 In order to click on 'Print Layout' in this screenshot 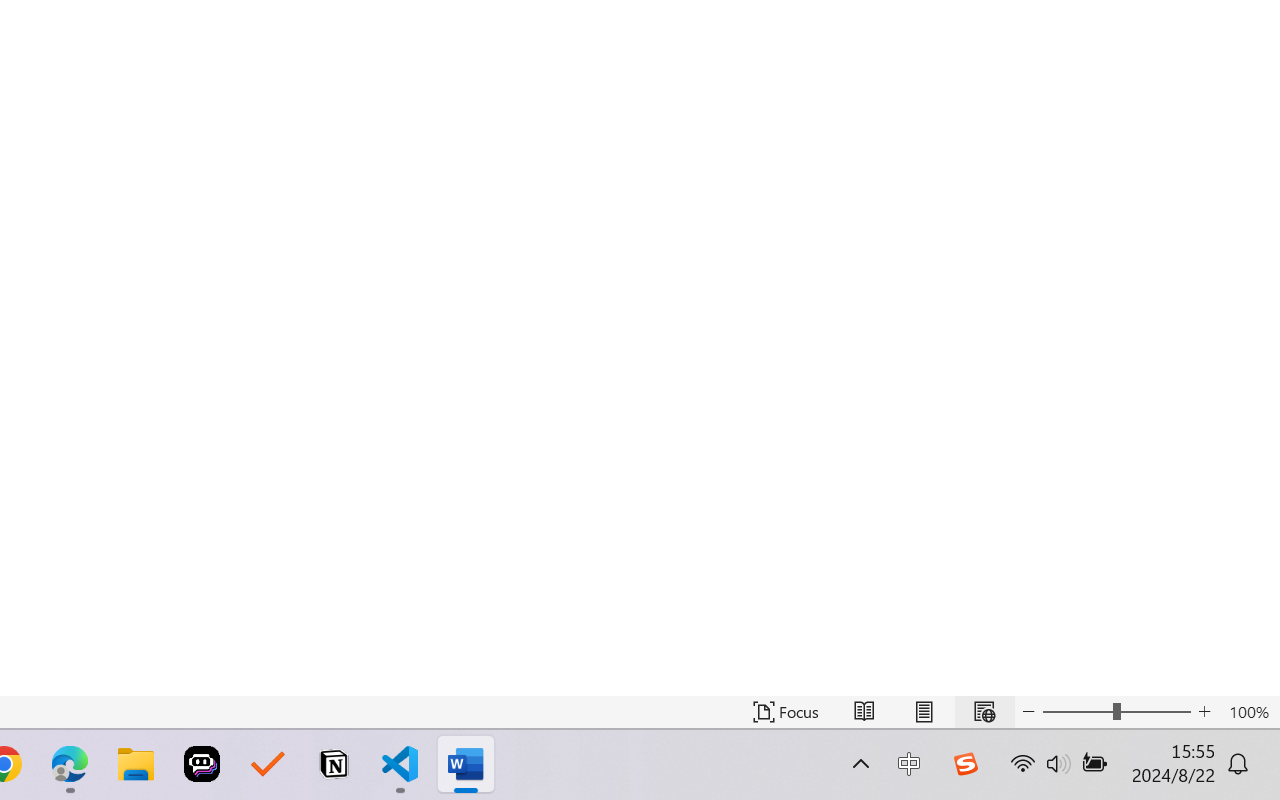, I will do `click(923, 711)`.